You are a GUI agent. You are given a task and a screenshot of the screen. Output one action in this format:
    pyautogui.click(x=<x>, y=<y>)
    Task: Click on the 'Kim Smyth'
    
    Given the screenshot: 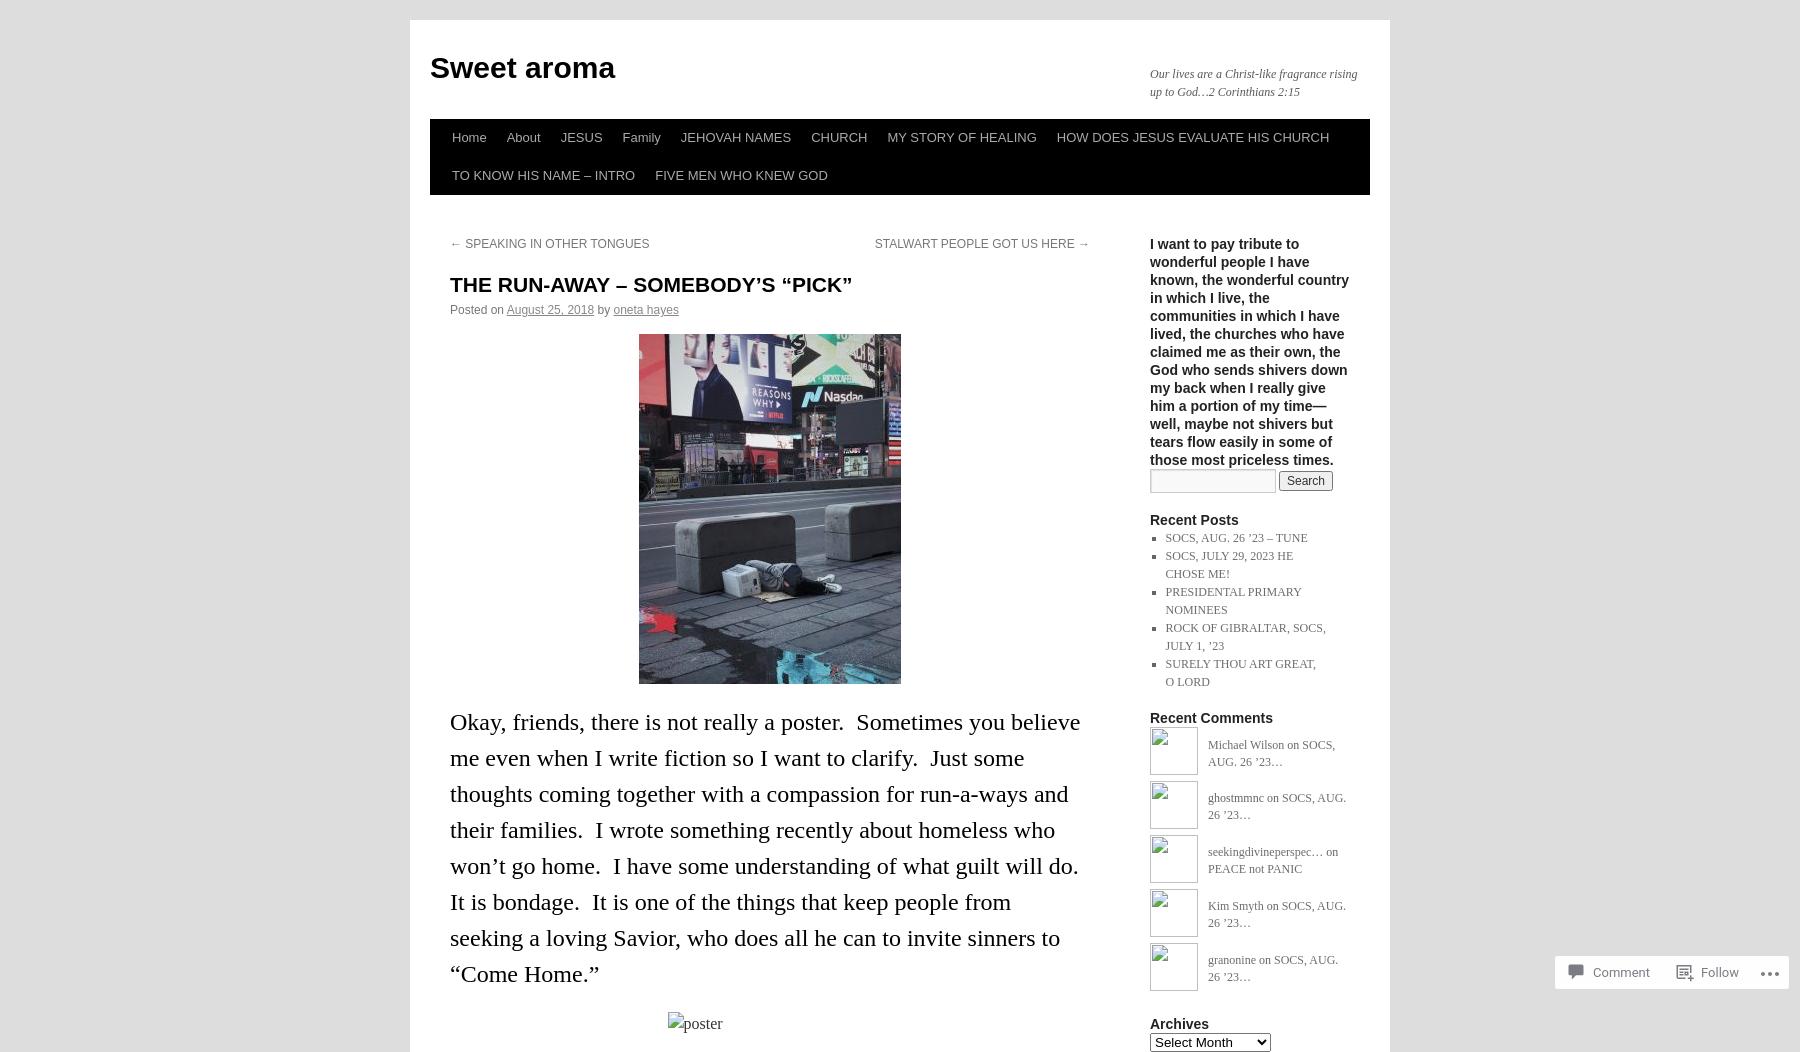 What is the action you would take?
    pyautogui.click(x=1234, y=905)
    